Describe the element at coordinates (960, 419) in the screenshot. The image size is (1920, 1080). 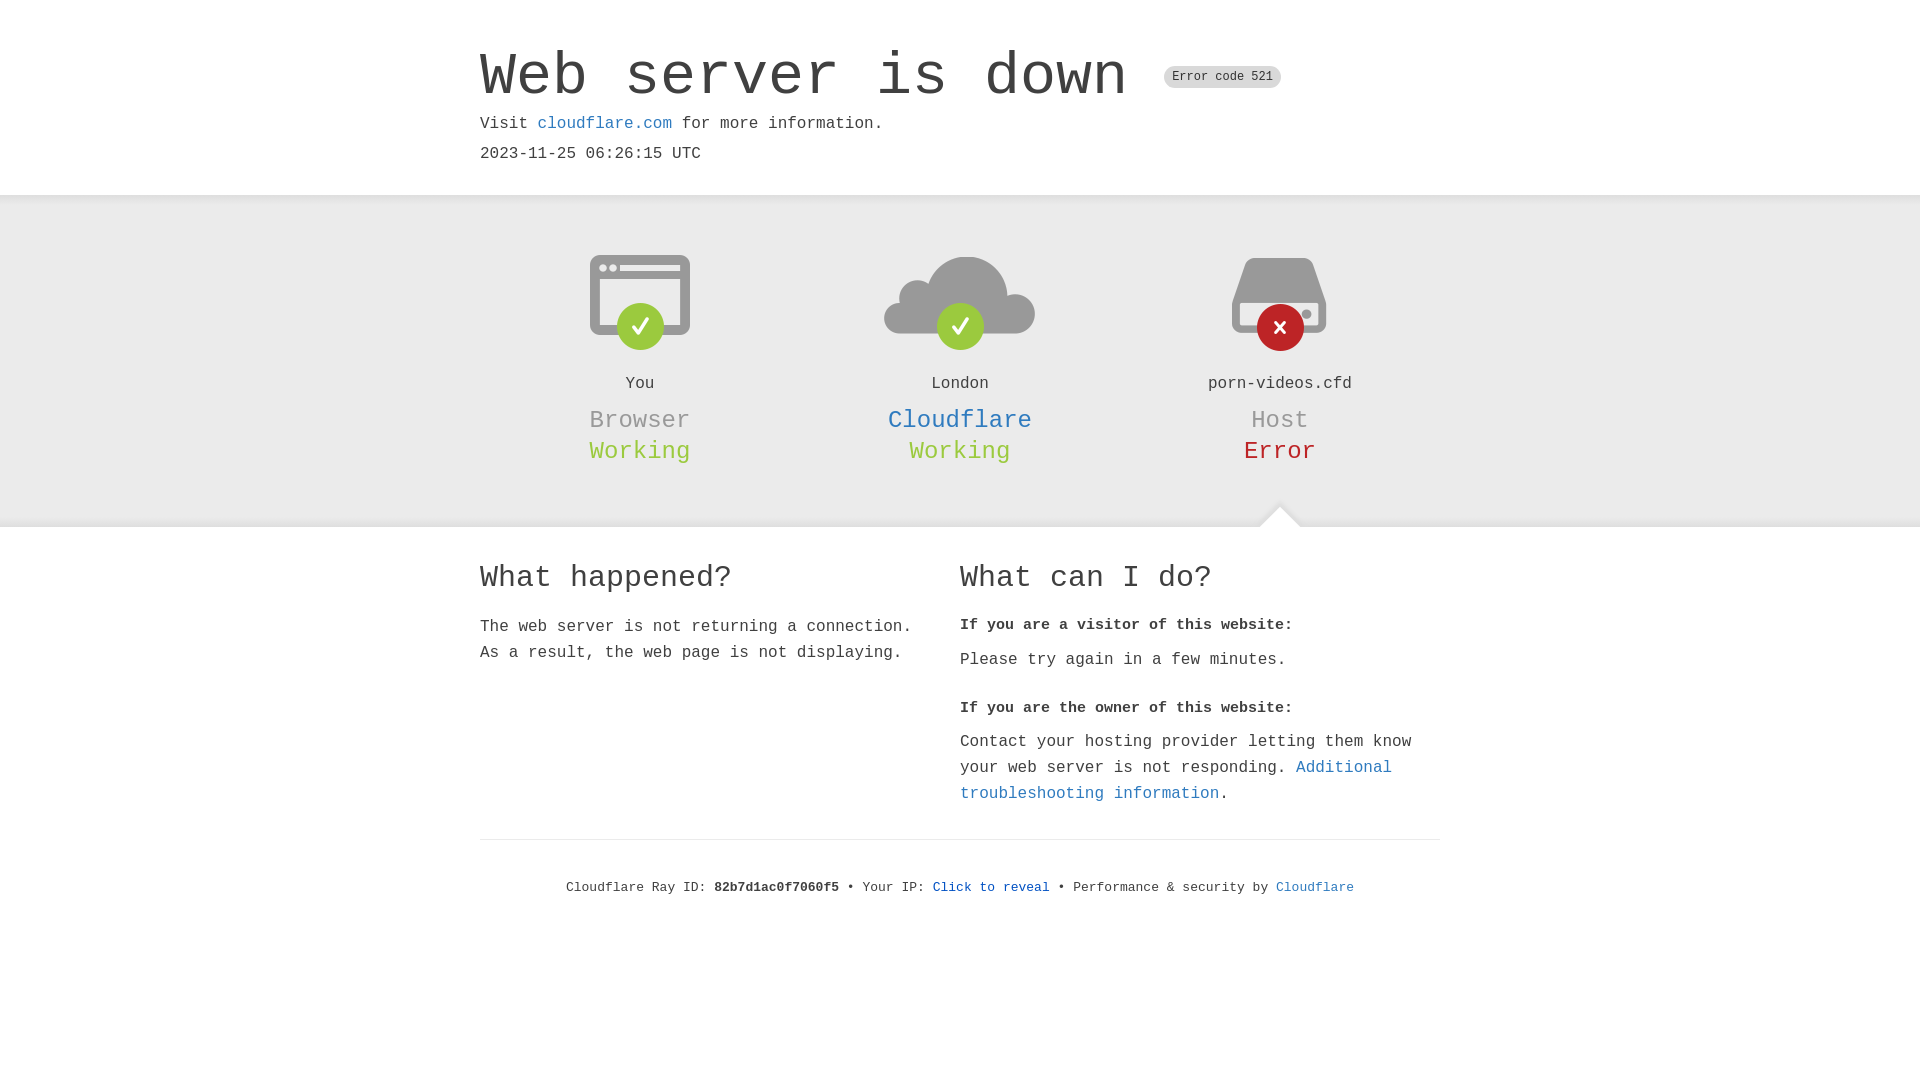
I see `'Cloudflare'` at that location.